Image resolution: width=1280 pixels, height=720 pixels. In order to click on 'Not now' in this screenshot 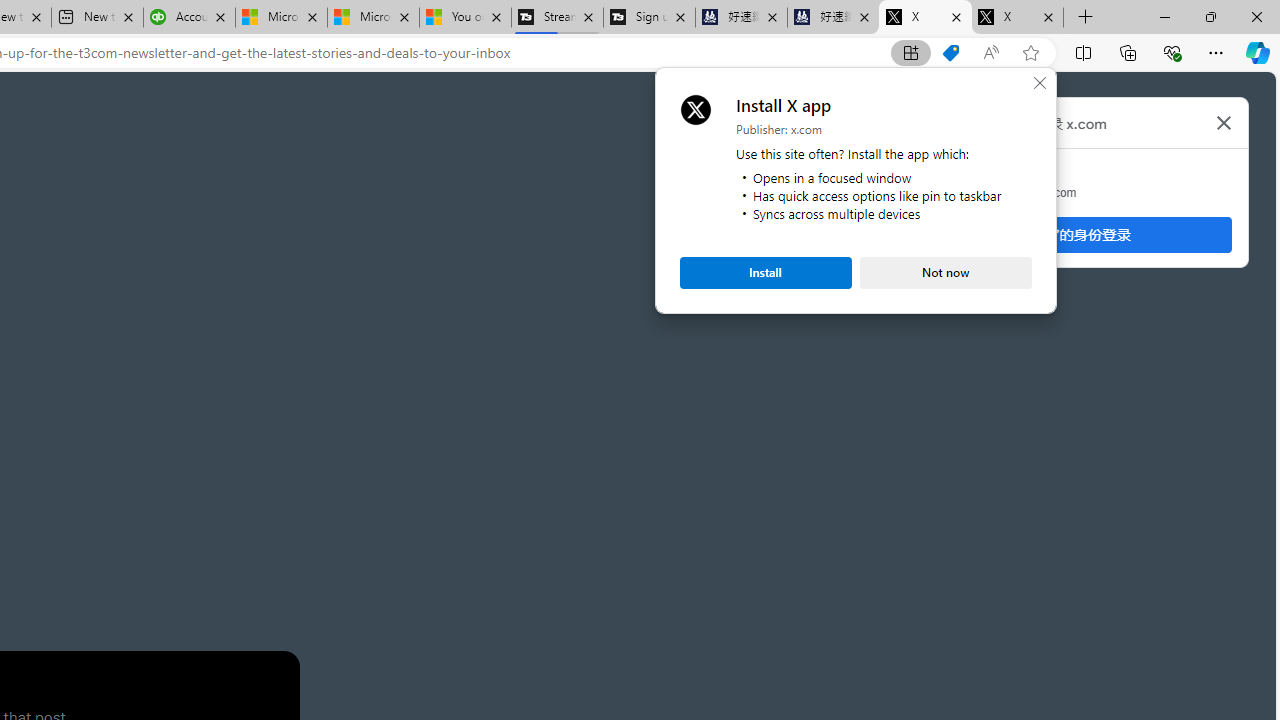, I will do `click(944, 272)`.